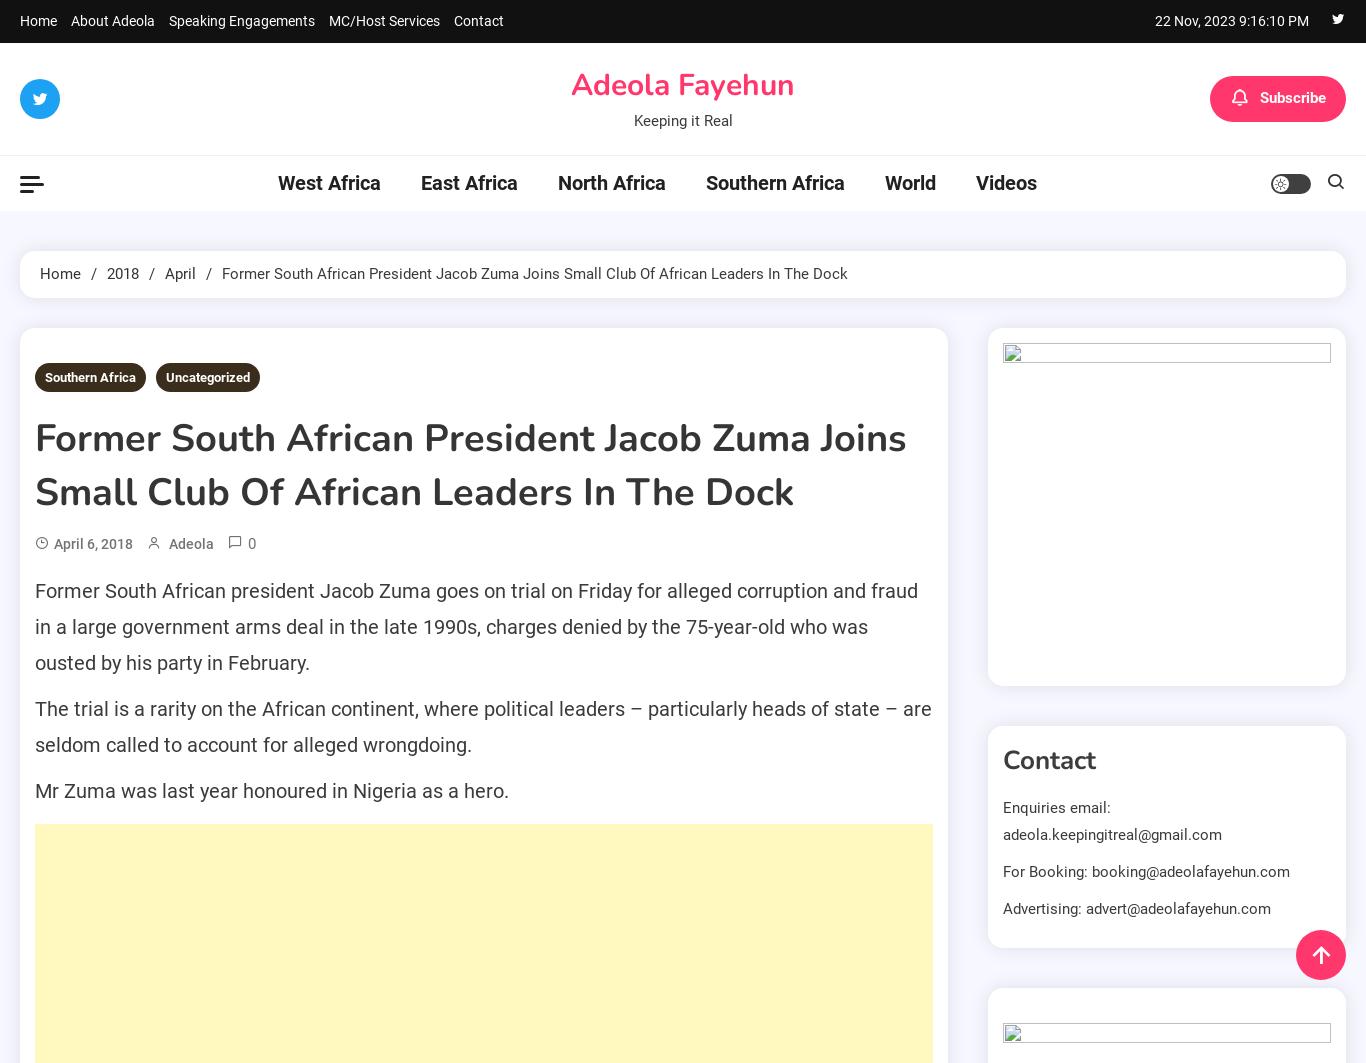 The image size is (1366, 1063). I want to click on 'Adeola Fayehun', so click(683, 85).